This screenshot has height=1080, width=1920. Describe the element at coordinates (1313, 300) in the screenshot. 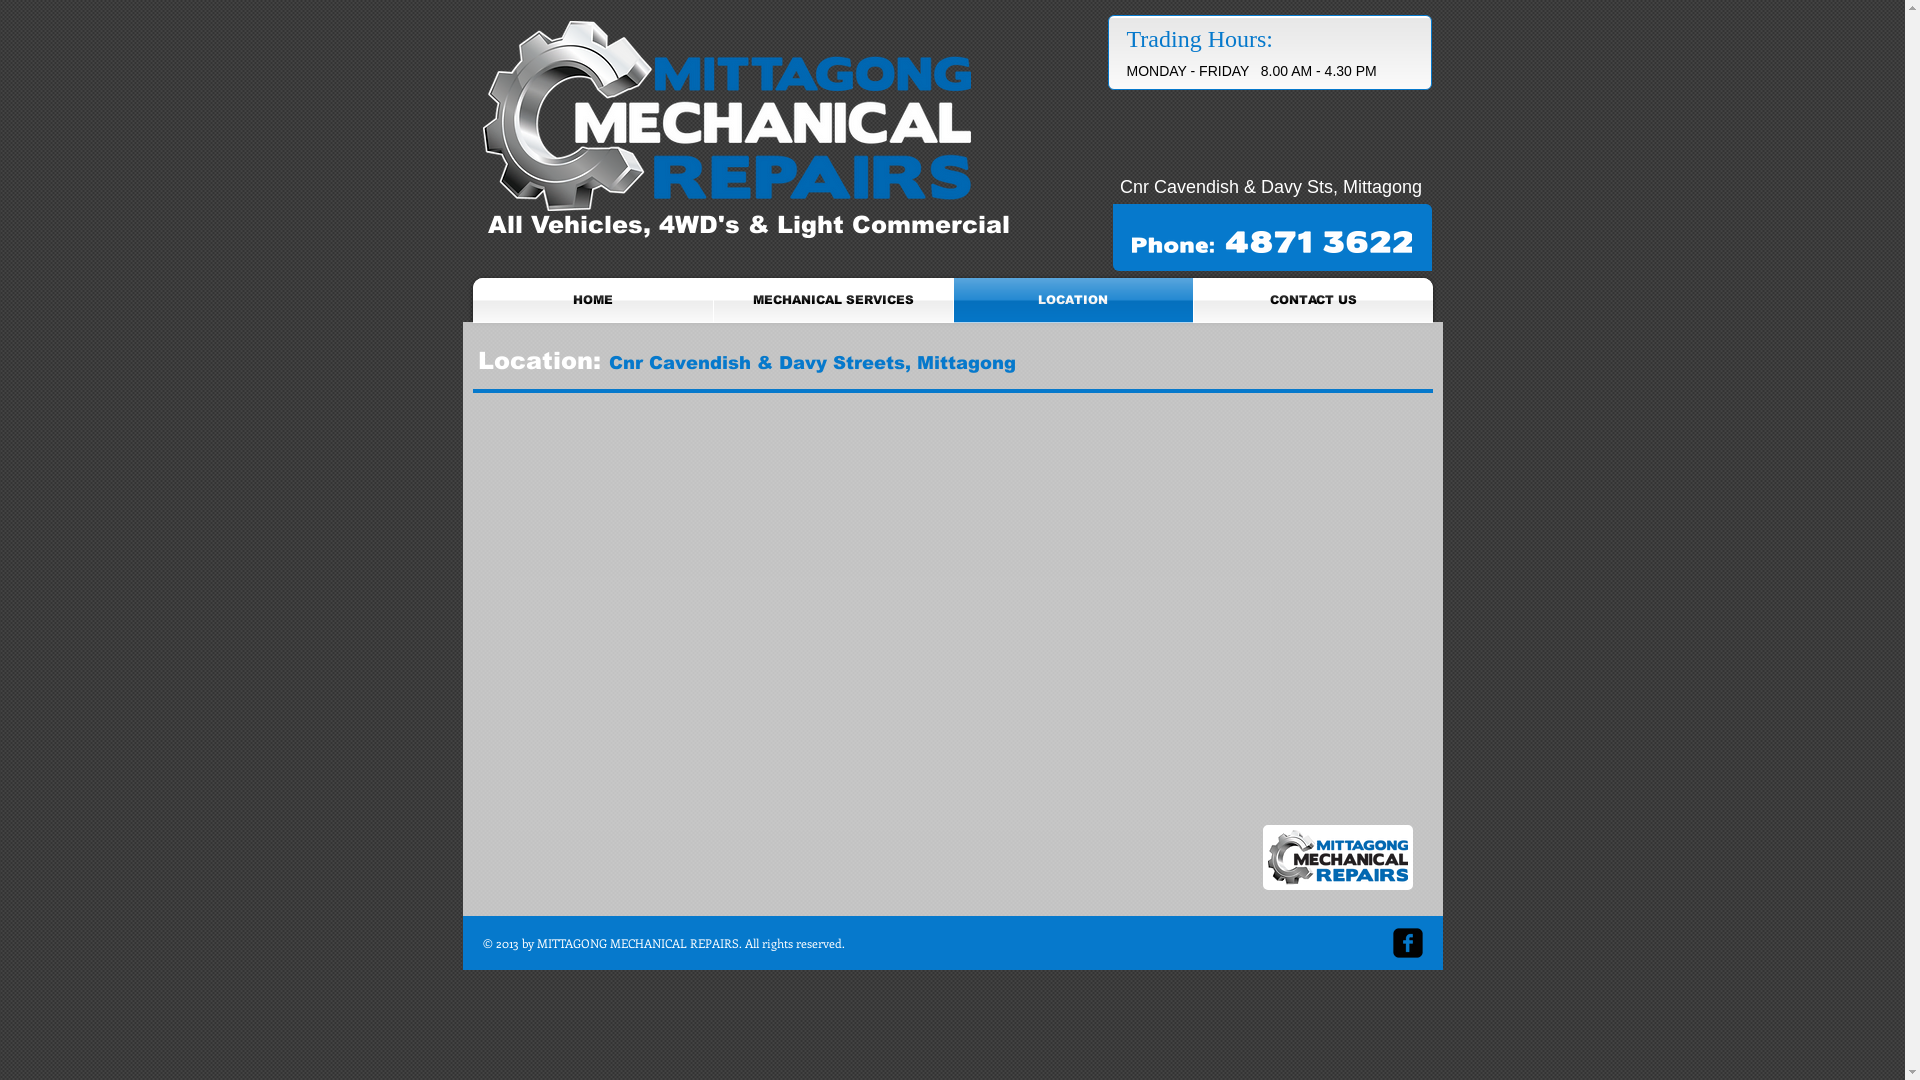

I see `'CONTACT US'` at that location.